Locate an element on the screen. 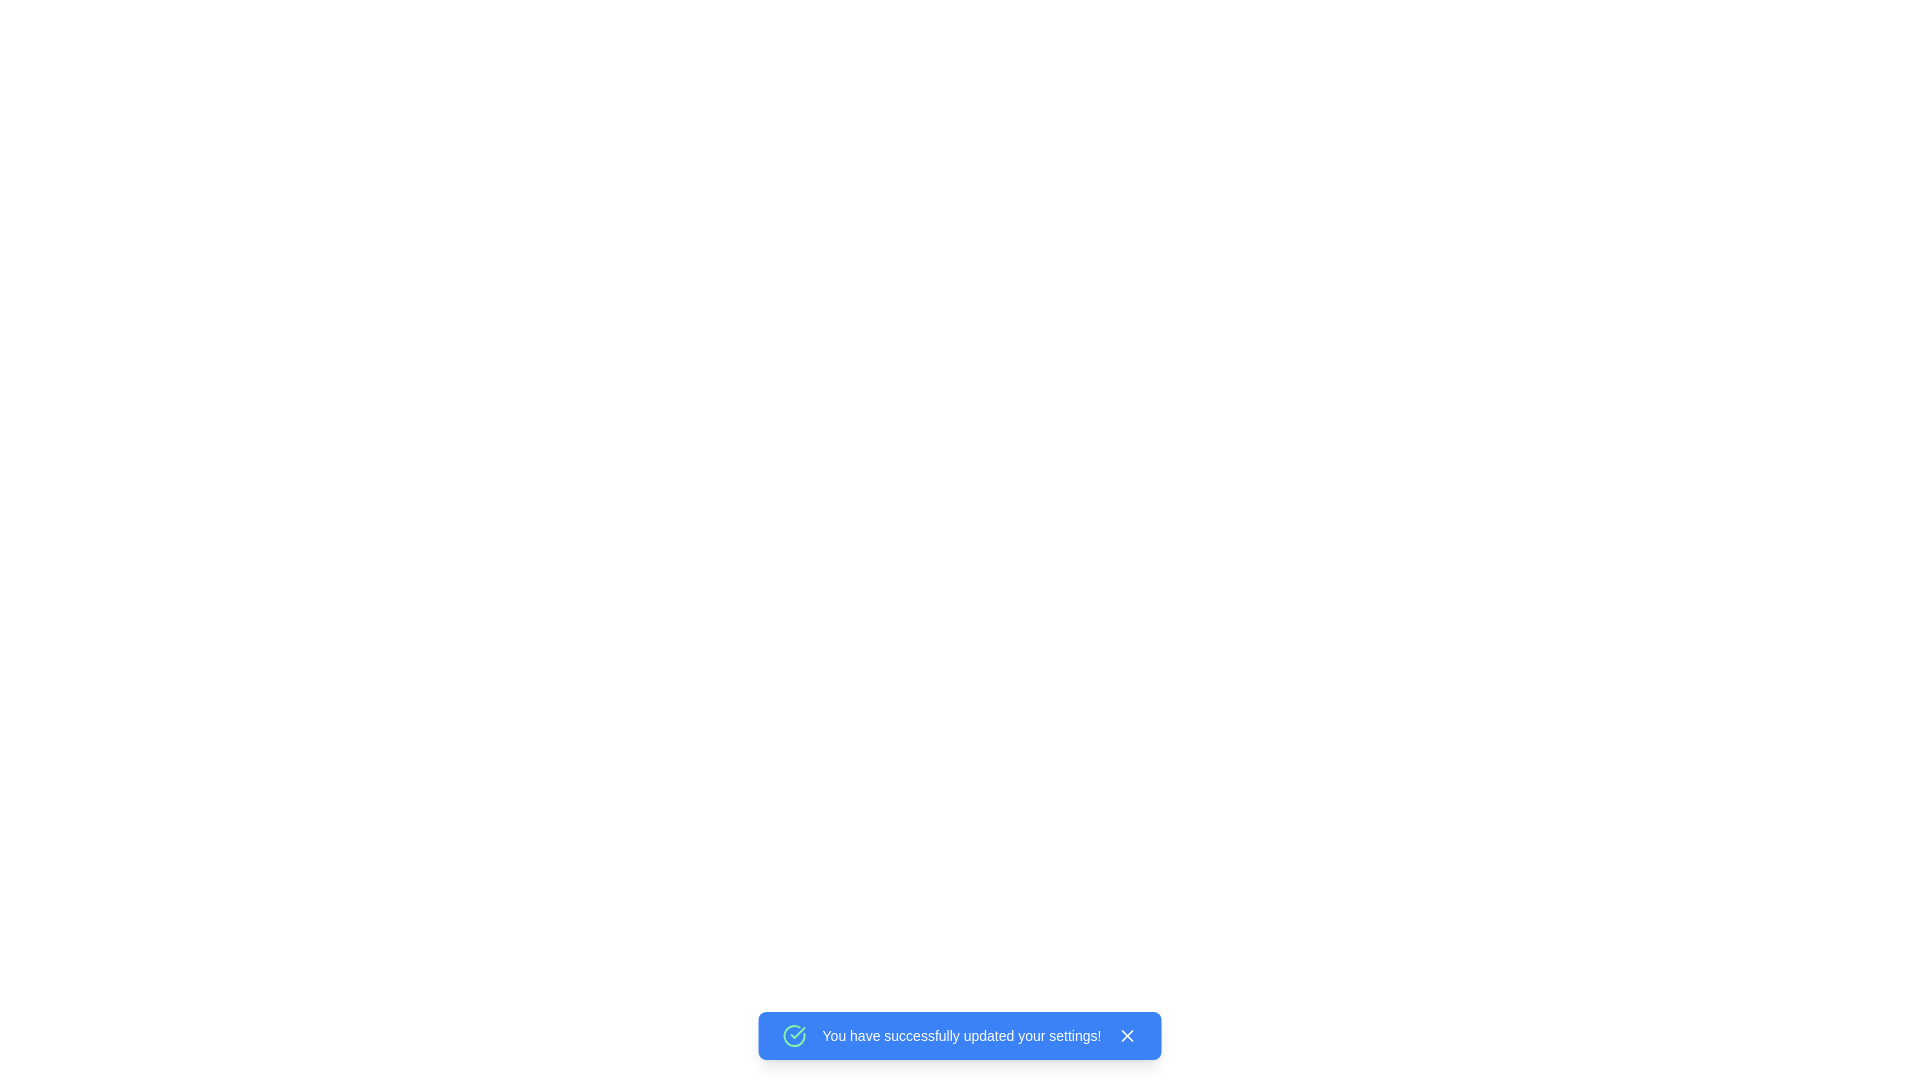 This screenshot has height=1080, width=1920. the green circular check mark icon located on the left side of the notification banner that indicates successful settings update is located at coordinates (793, 1035).